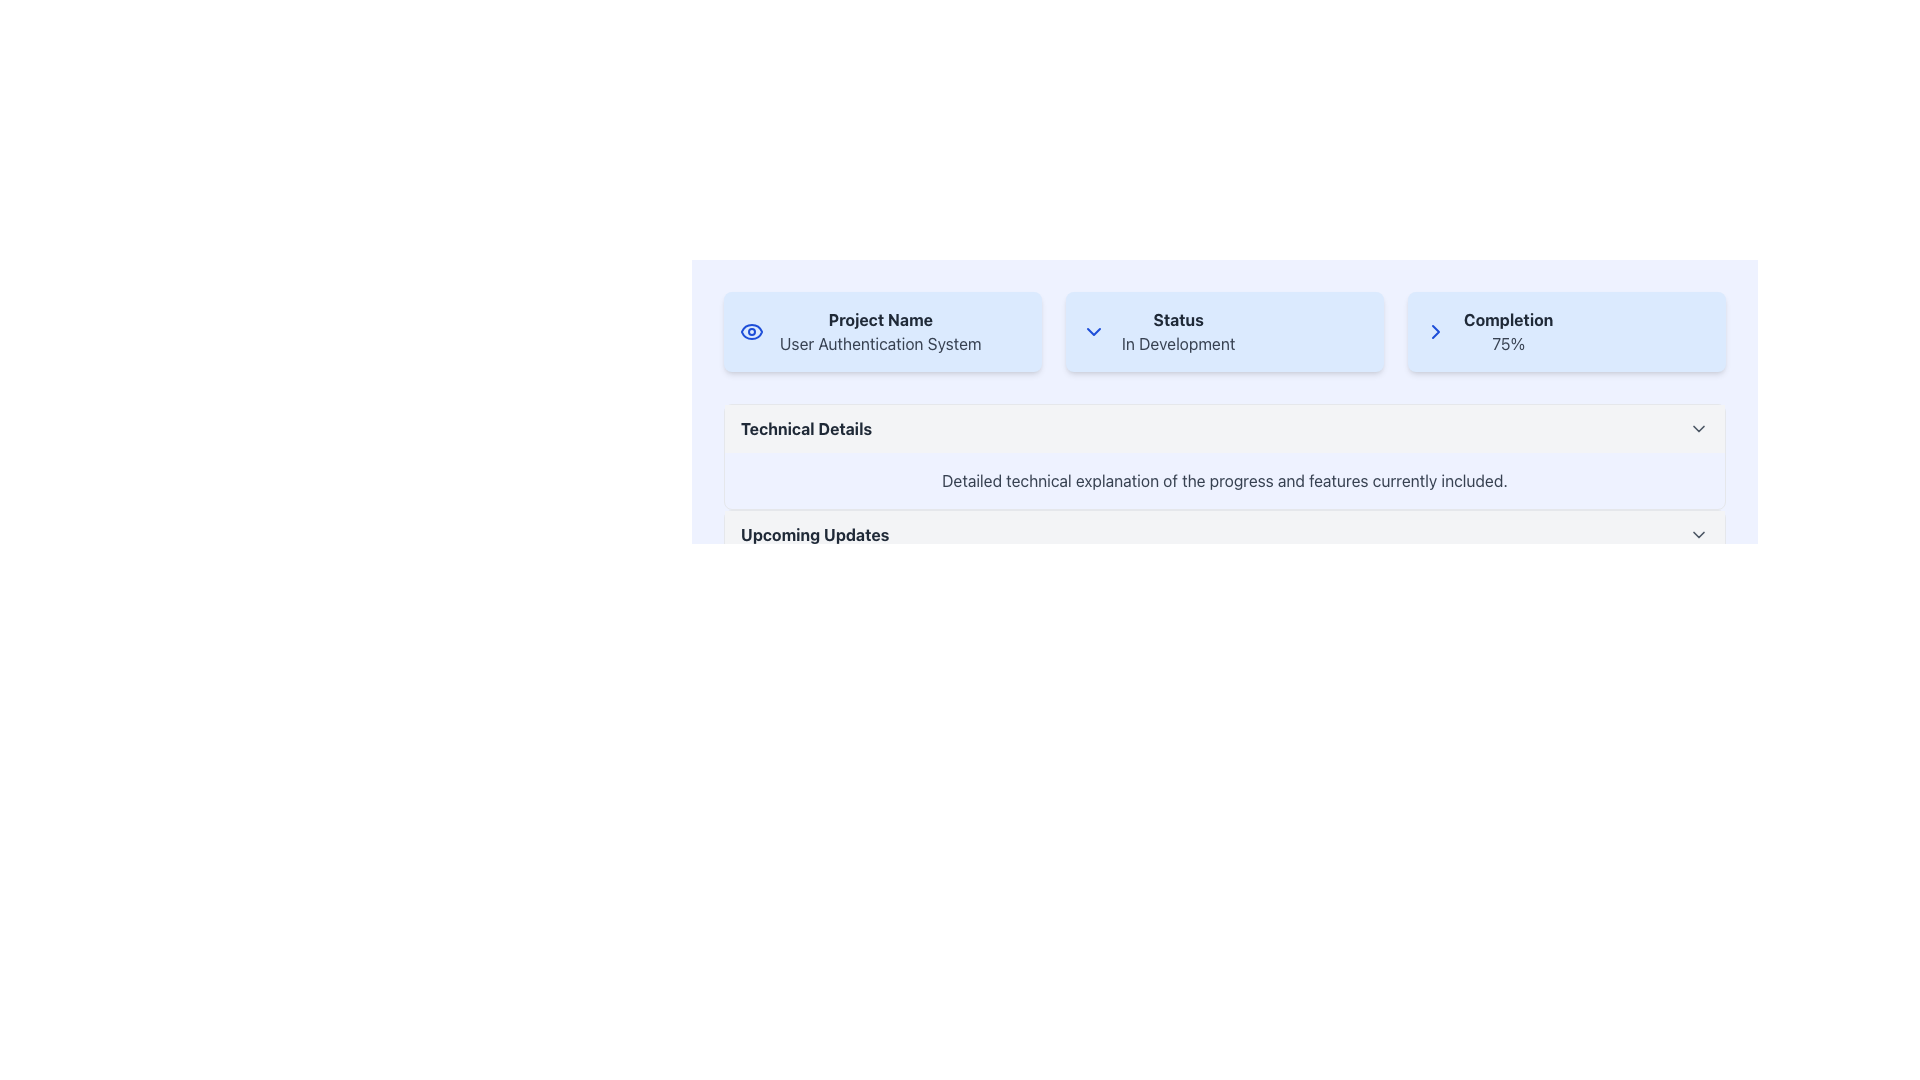 The width and height of the screenshot is (1920, 1080). What do you see at coordinates (1434, 330) in the screenshot?
I see `interactive icon located within the 'Completion75%' box, which is positioned near the top-right of the interface` at bounding box center [1434, 330].